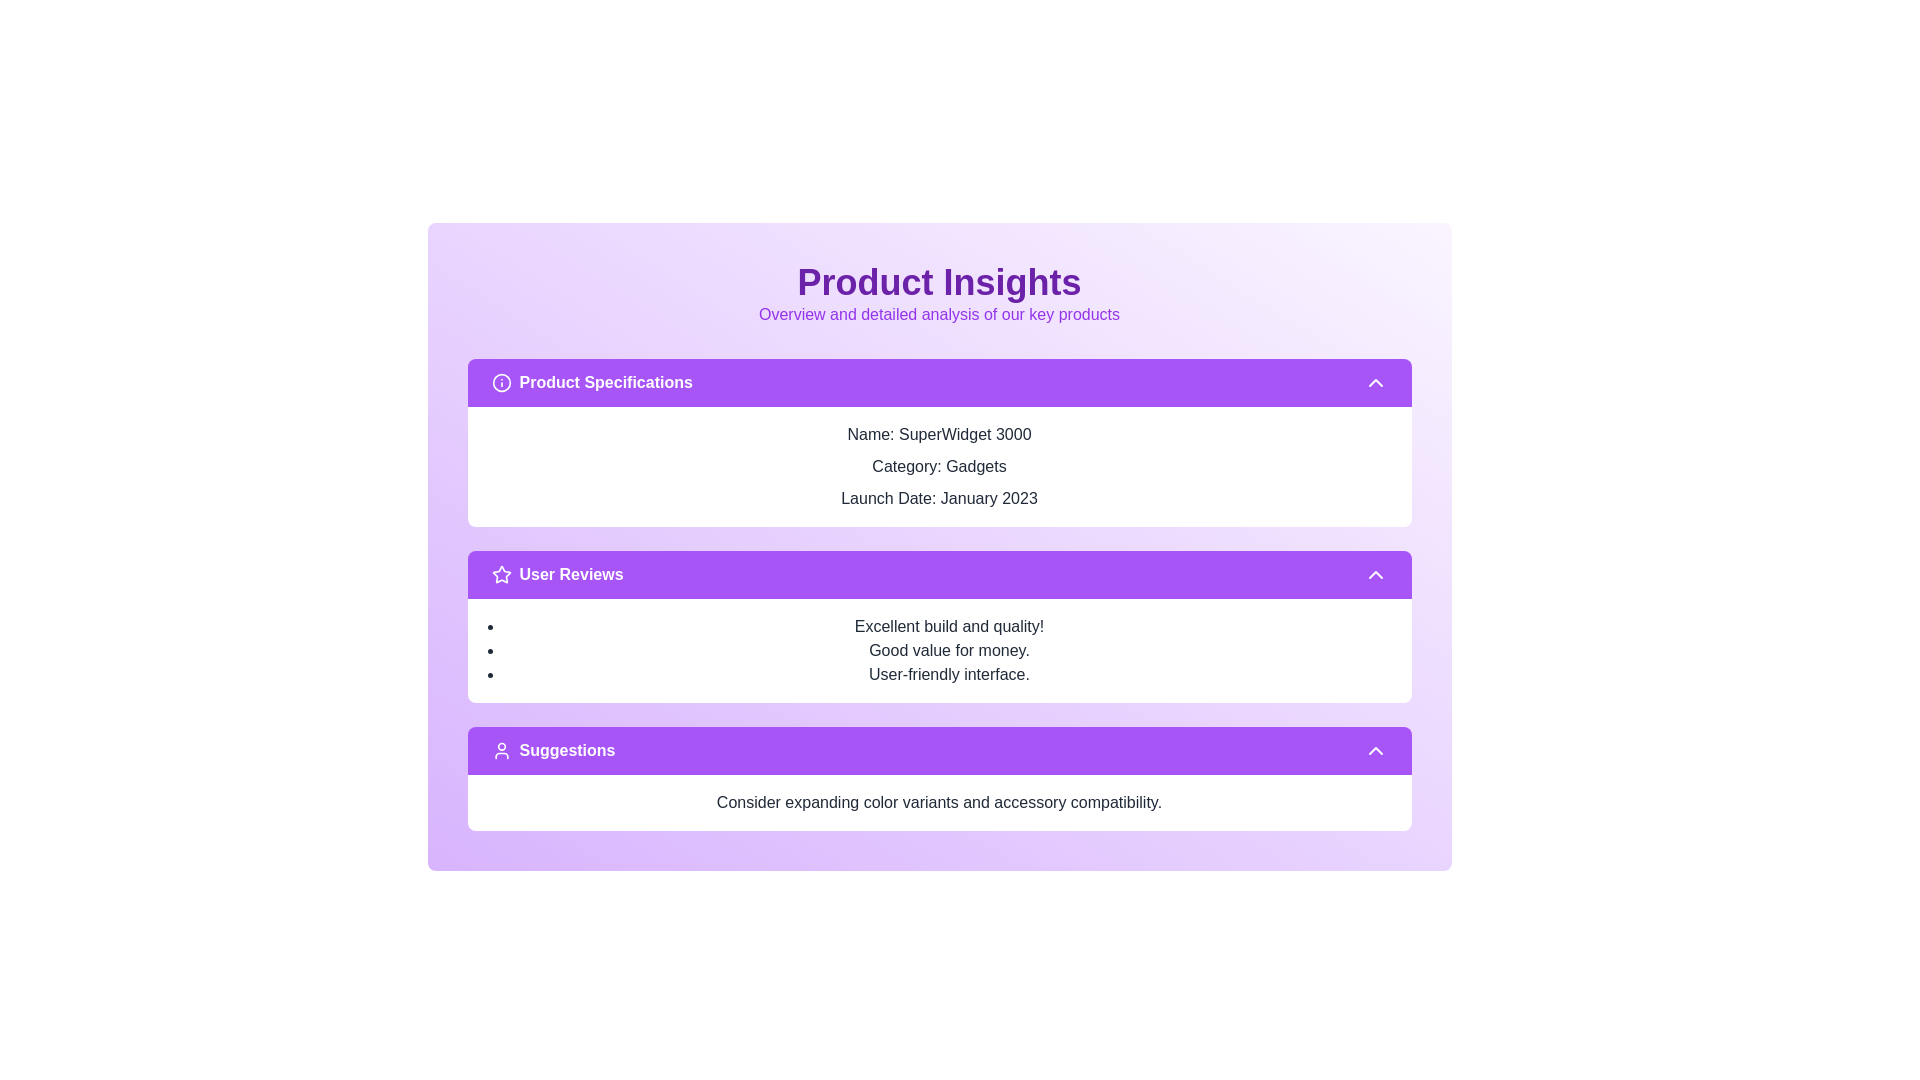 The width and height of the screenshot is (1920, 1080). What do you see at coordinates (1374, 382) in the screenshot?
I see `the chevron-shaped icon pointing upwards, located in the top-right corner of the 'Product Specifications' section header` at bounding box center [1374, 382].